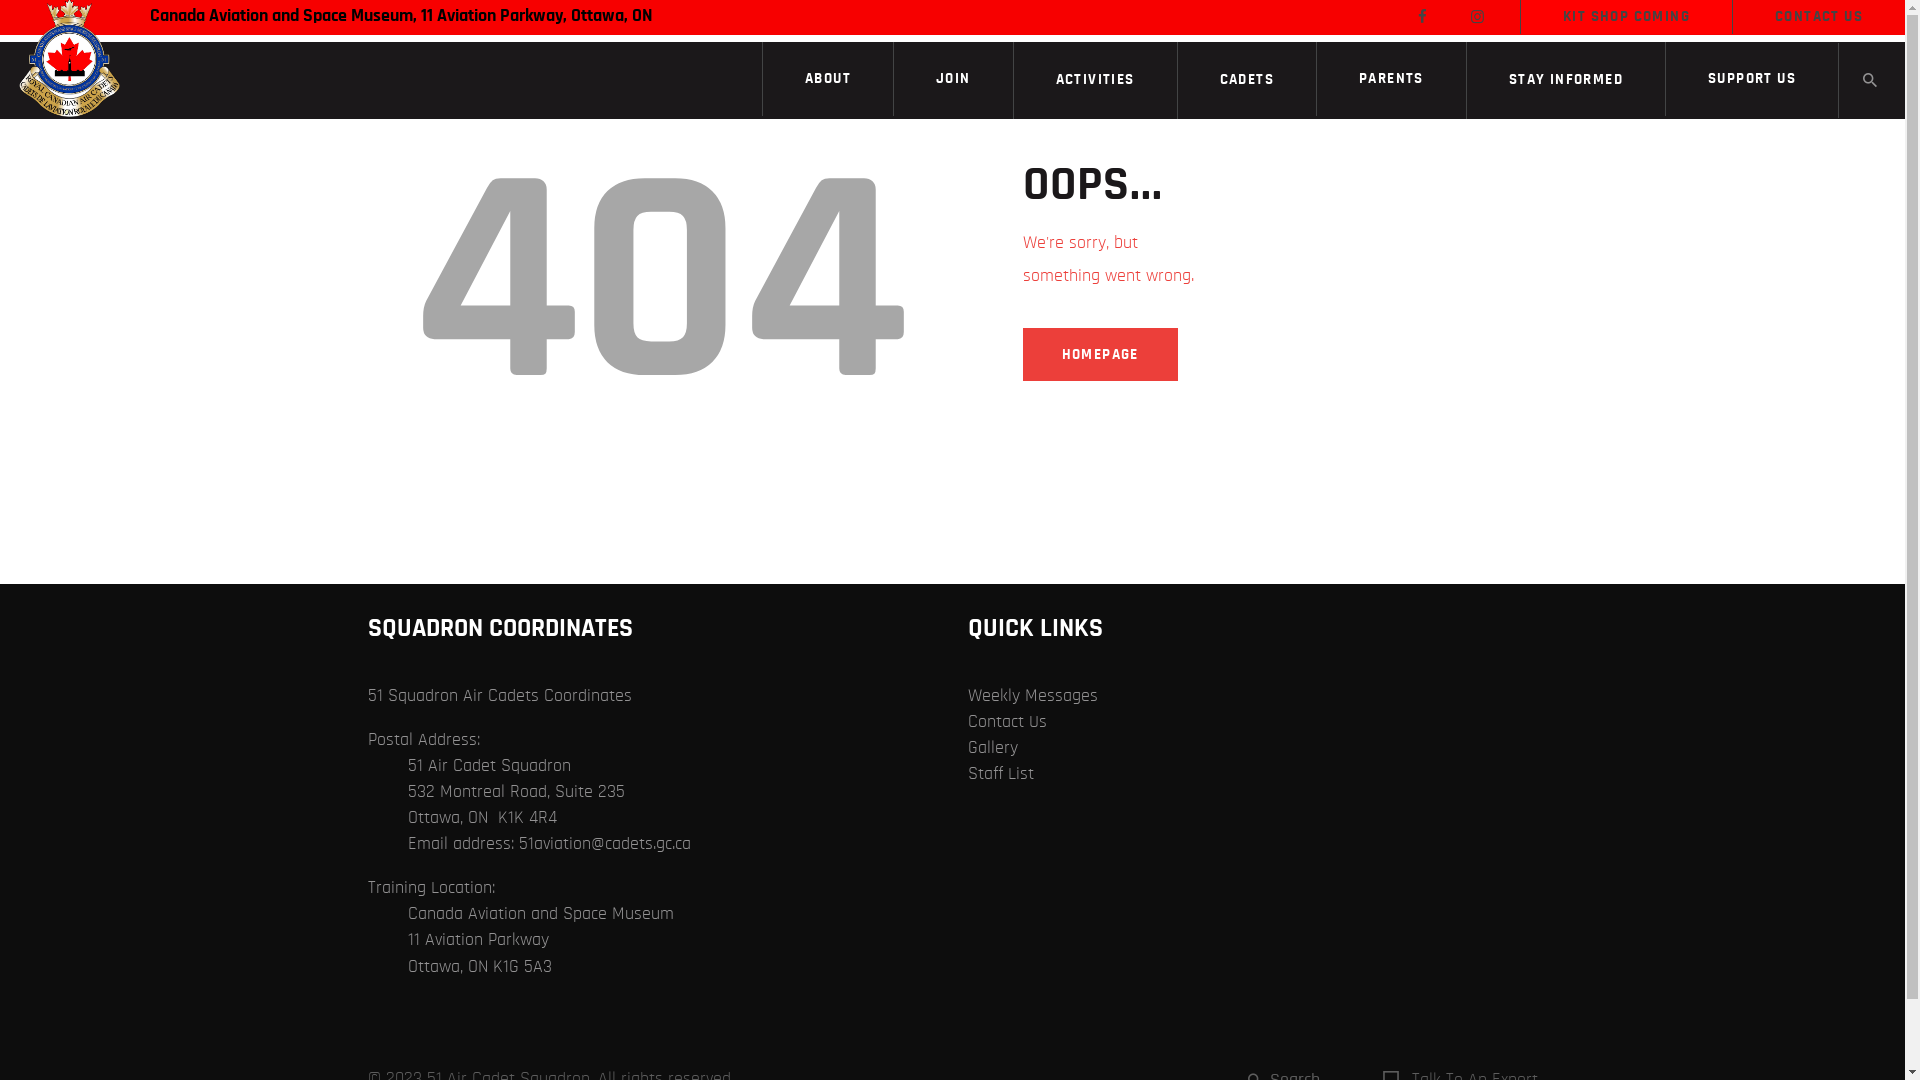 Image resolution: width=1920 pixels, height=1080 pixels. Describe the element at coordinates (1390, 77) in the screenshot. I see `'PARENTS'` at that location.